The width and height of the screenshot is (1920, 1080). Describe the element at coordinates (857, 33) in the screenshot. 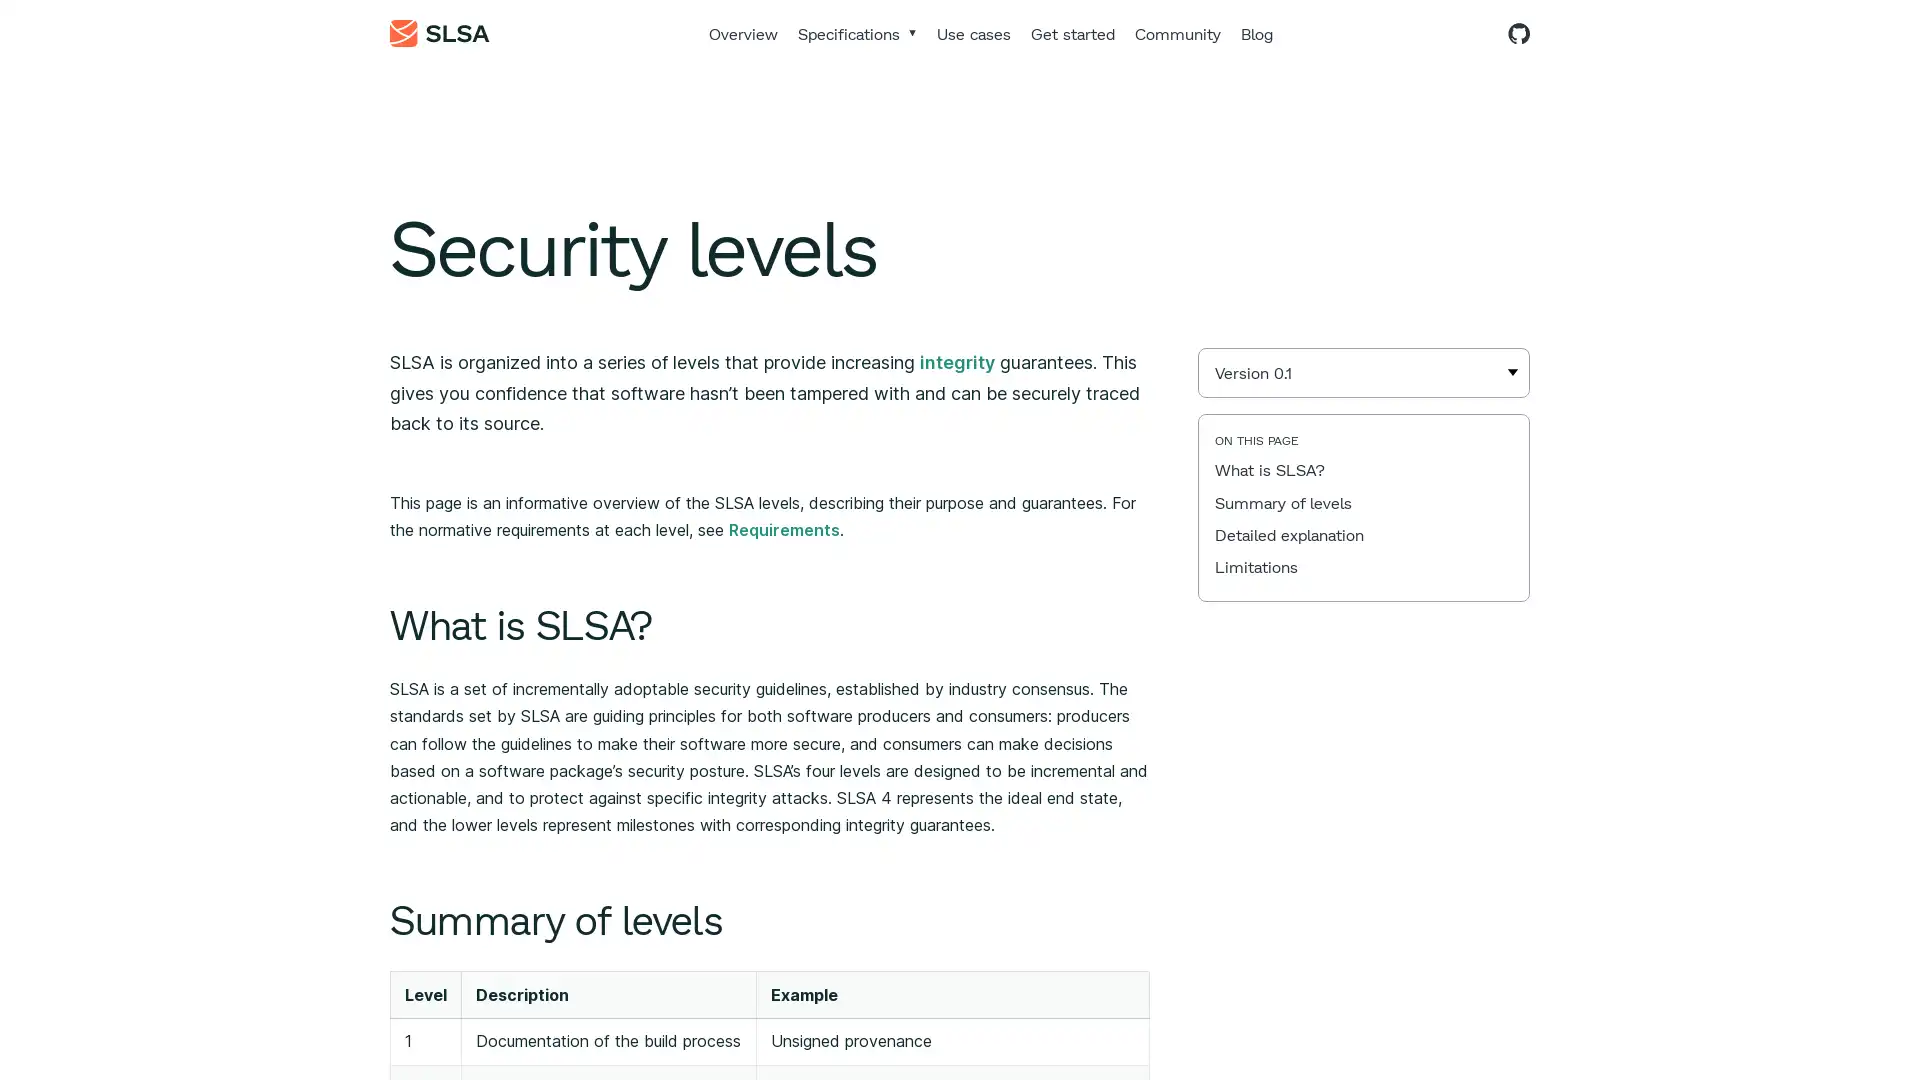

I see `Specifications` at that location.